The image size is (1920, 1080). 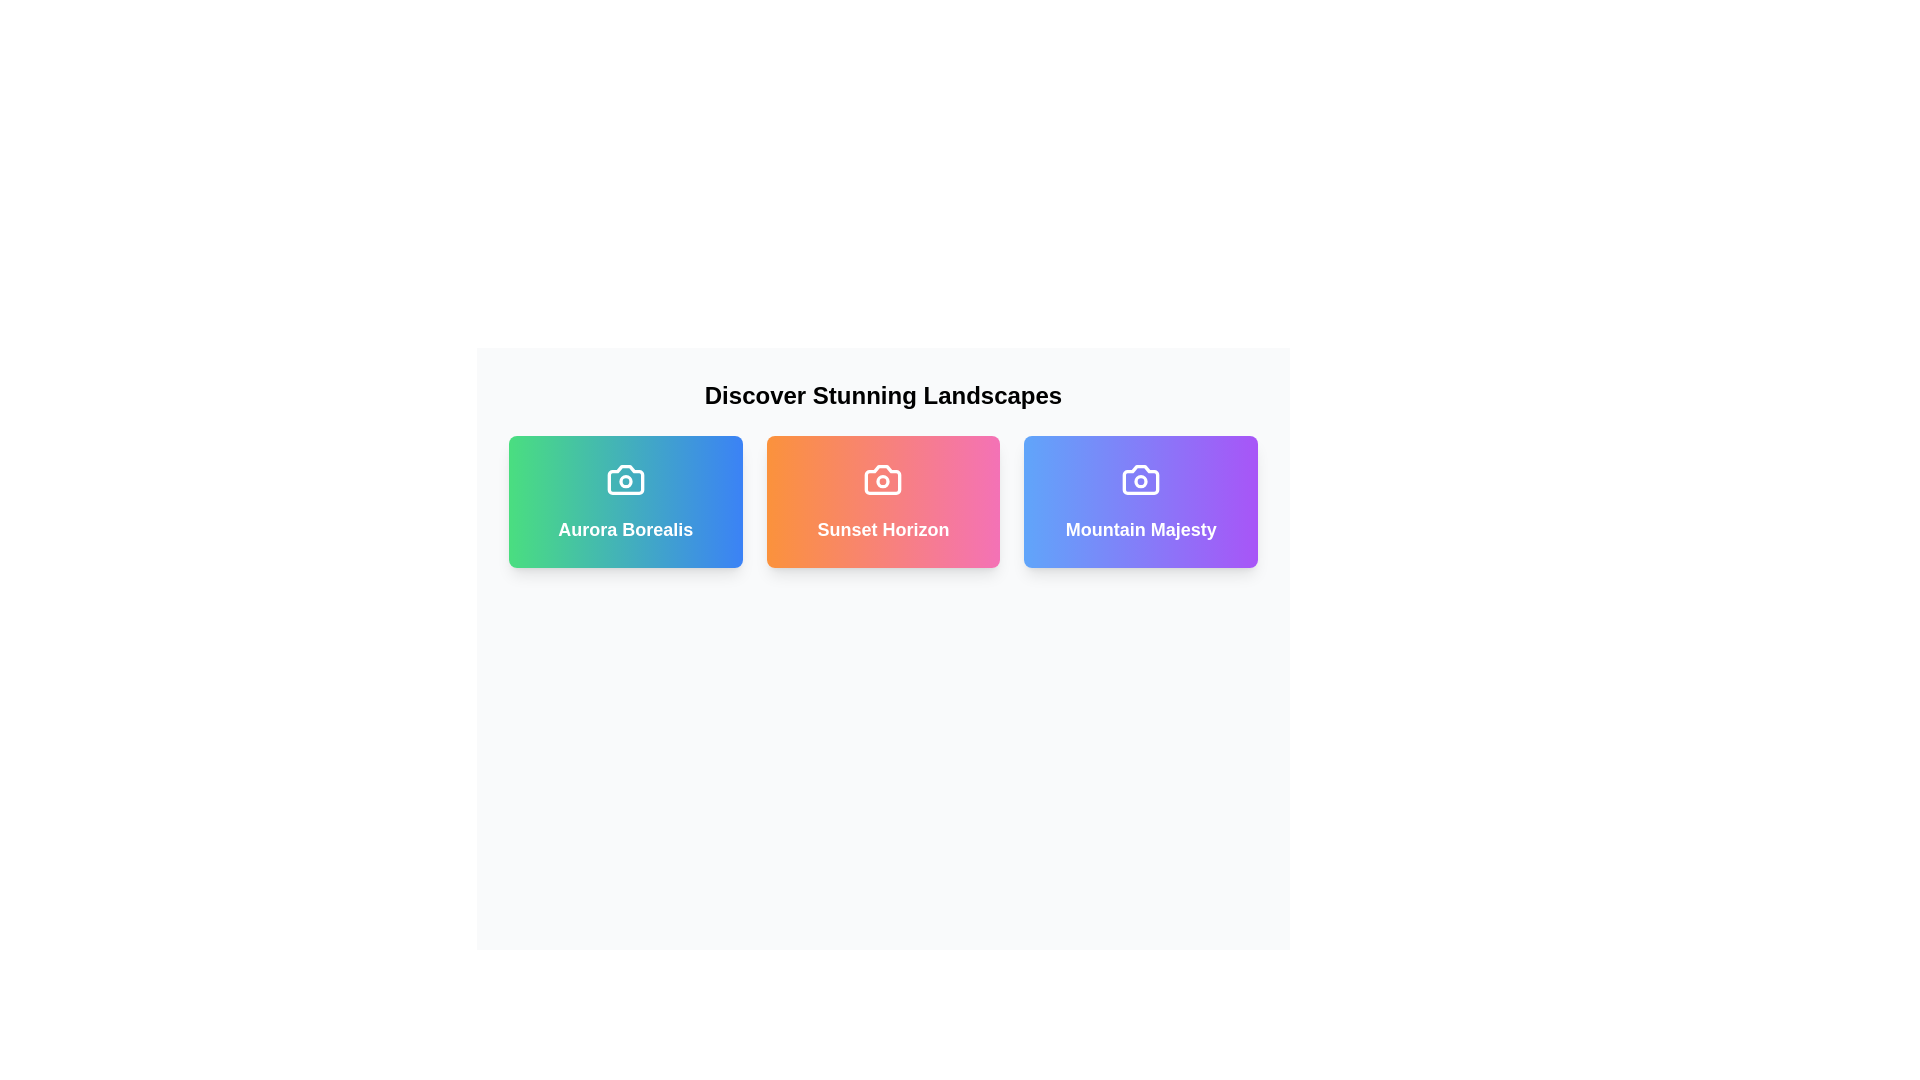 What do you see at coordinates (882, 500) in the screenshot?
I see `the interactive card titled 'Sunset Horizon'` at bounding box center [882, 500].